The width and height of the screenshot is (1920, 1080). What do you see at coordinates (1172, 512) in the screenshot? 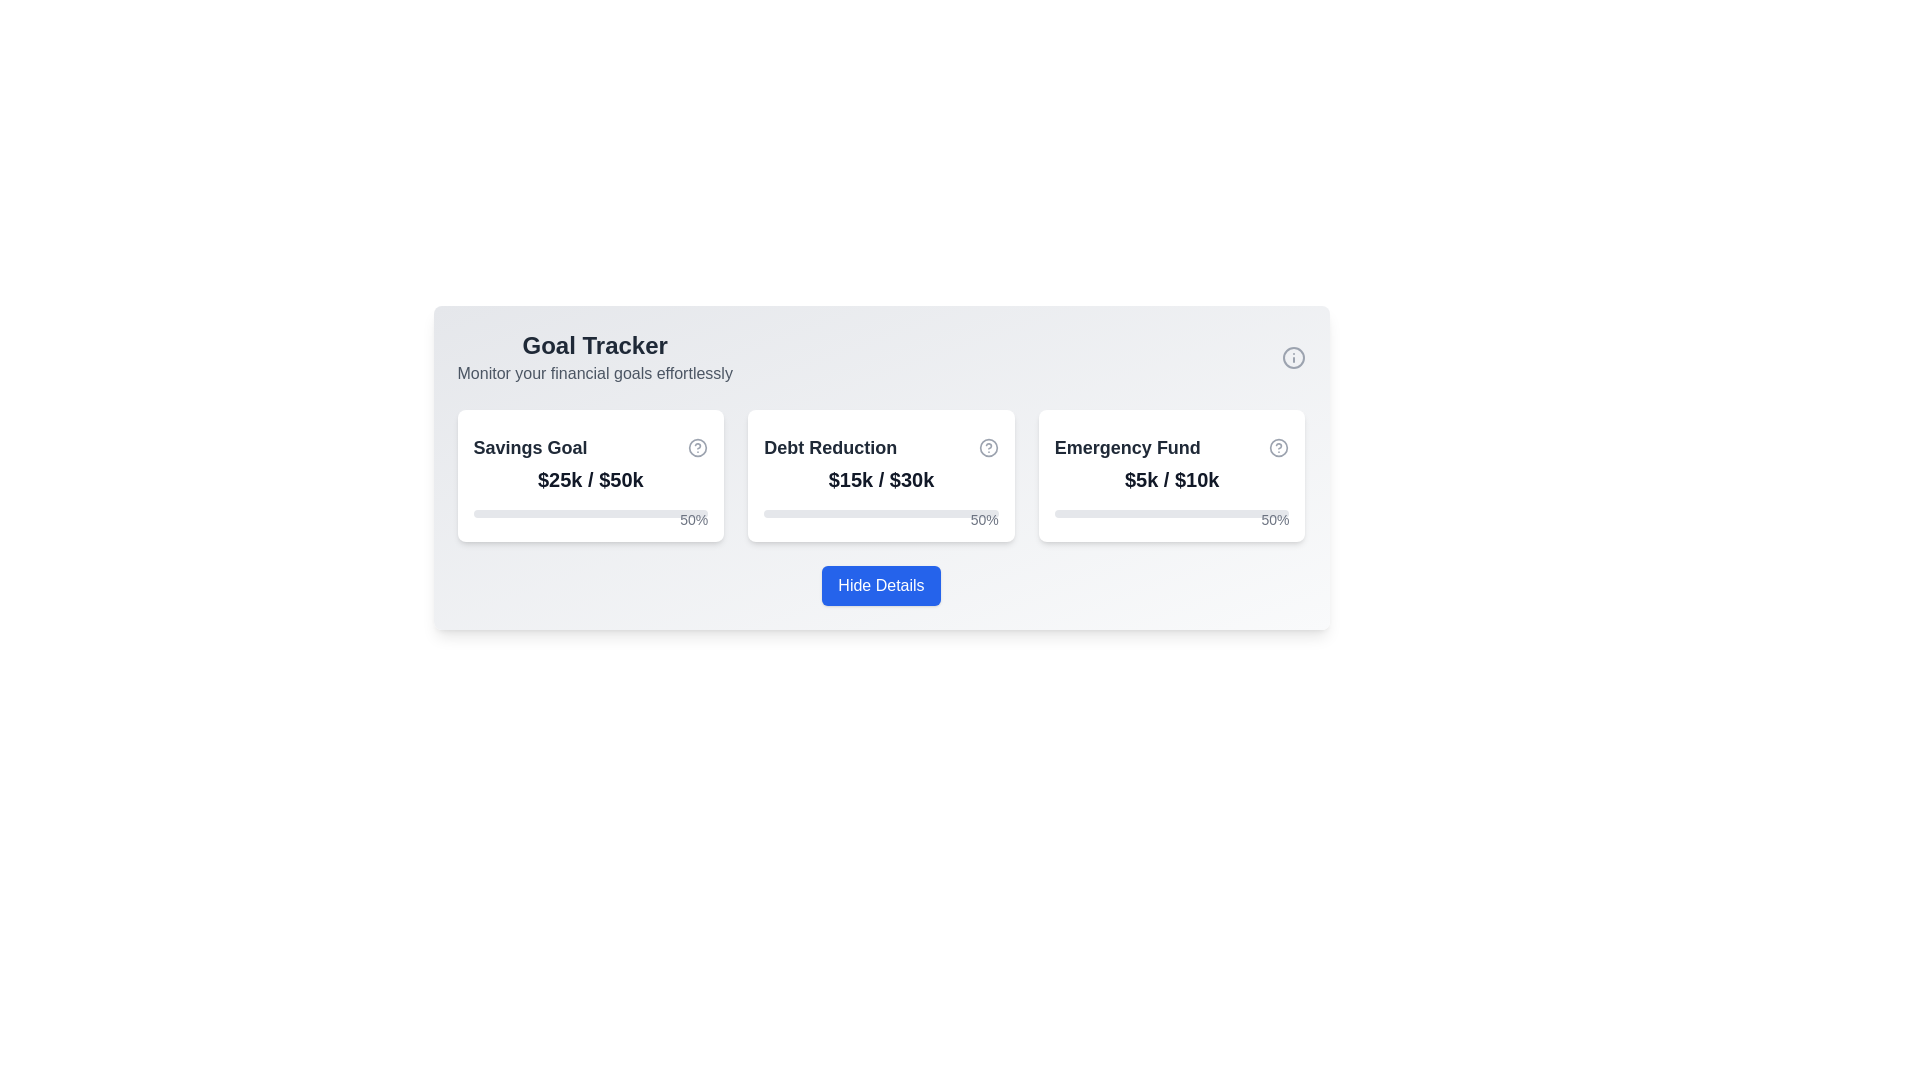
I see `text displayed on the Progress bar with label located at the bottom of the 'Emergency Fund' card, below the '$5k / $10k' text` at bounding box center [1172, 512].